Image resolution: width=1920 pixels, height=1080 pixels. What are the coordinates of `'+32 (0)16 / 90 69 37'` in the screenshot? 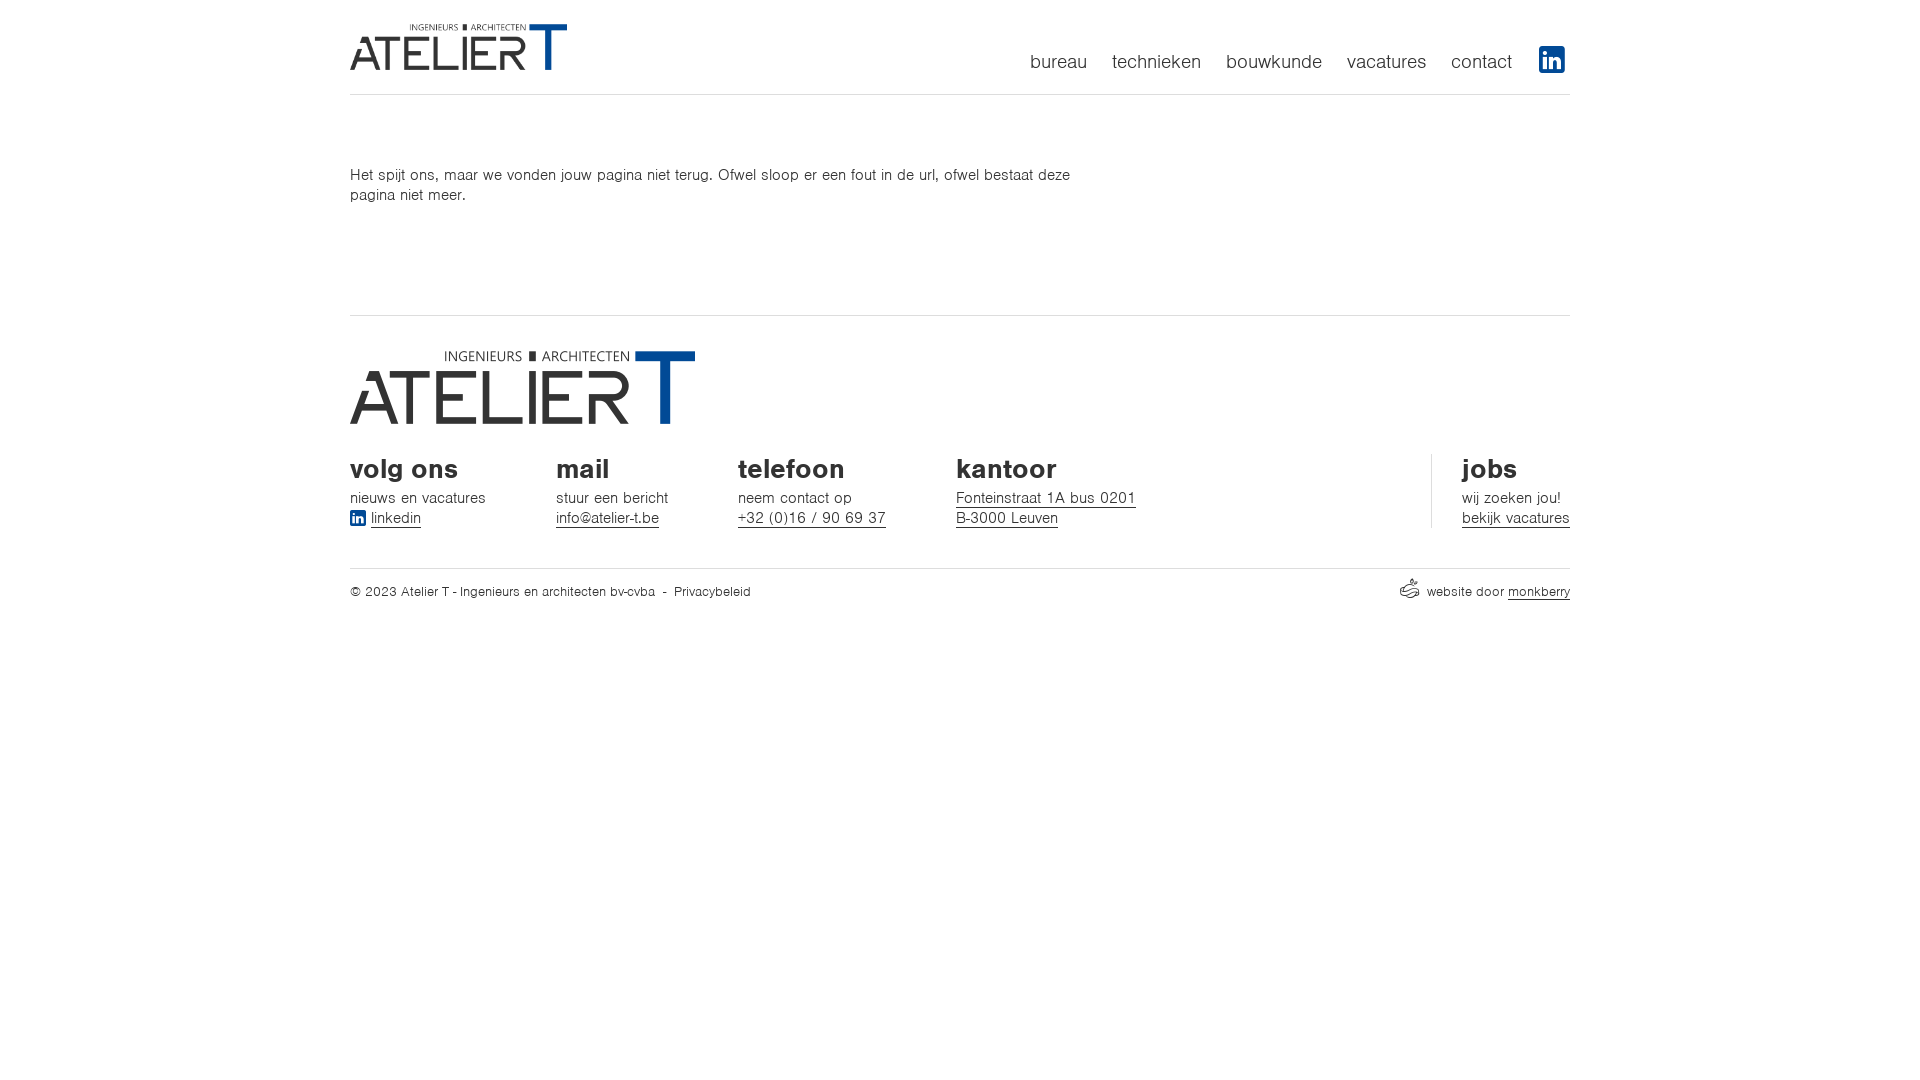 It's located at (737, 516).